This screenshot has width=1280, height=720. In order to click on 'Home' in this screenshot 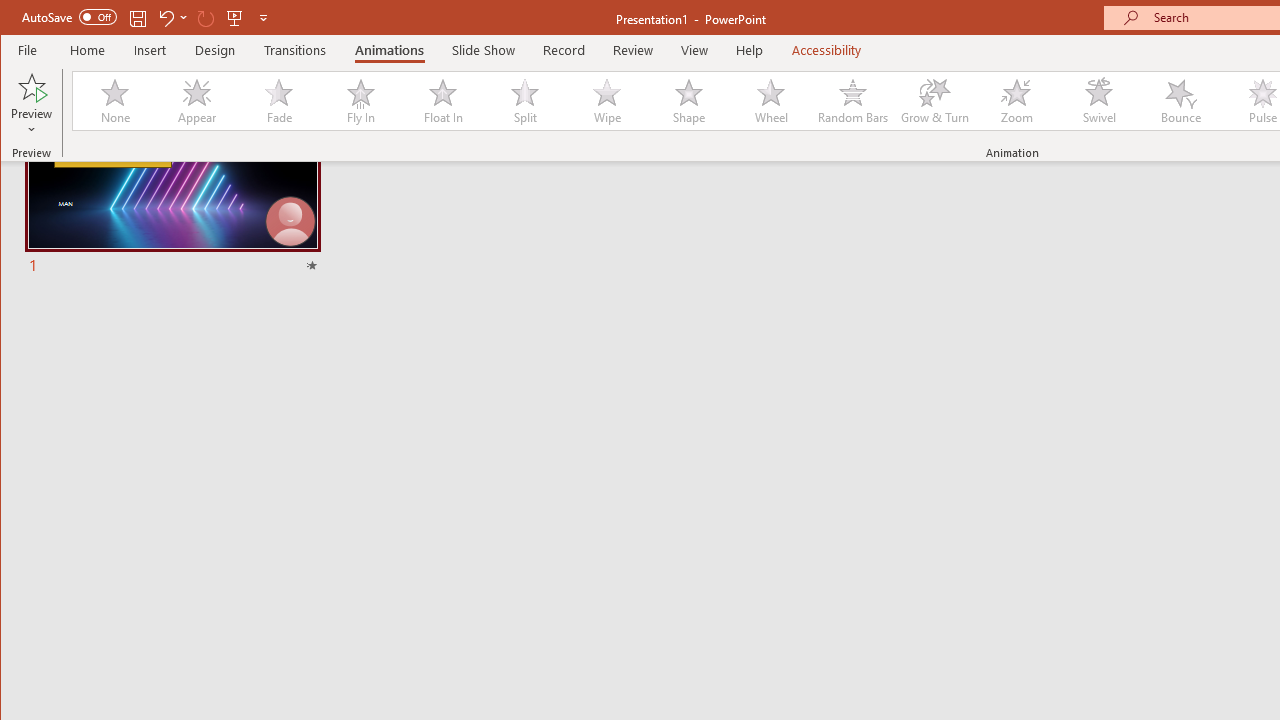, I will do `click(86, 49)`.